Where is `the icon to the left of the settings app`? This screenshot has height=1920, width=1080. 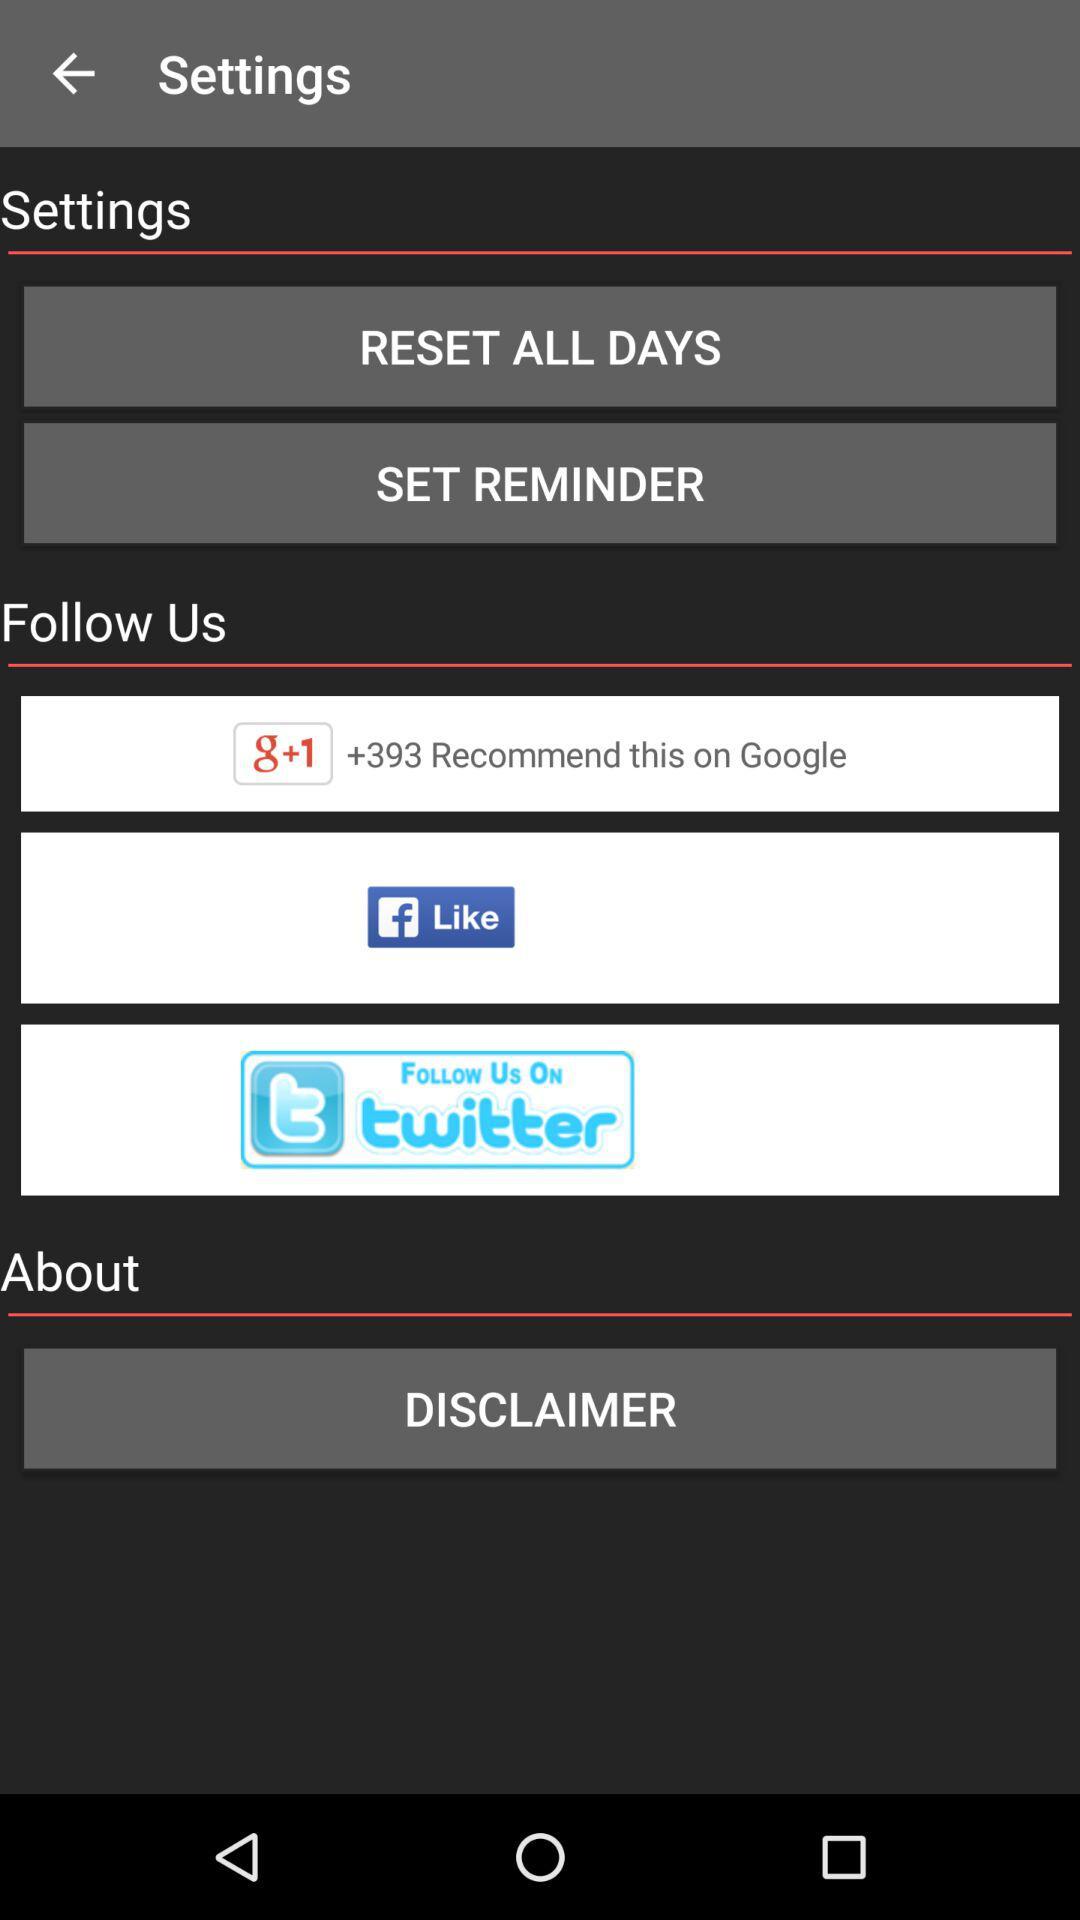
the icon to the left of the settings app is located at coordinates (72, 73).